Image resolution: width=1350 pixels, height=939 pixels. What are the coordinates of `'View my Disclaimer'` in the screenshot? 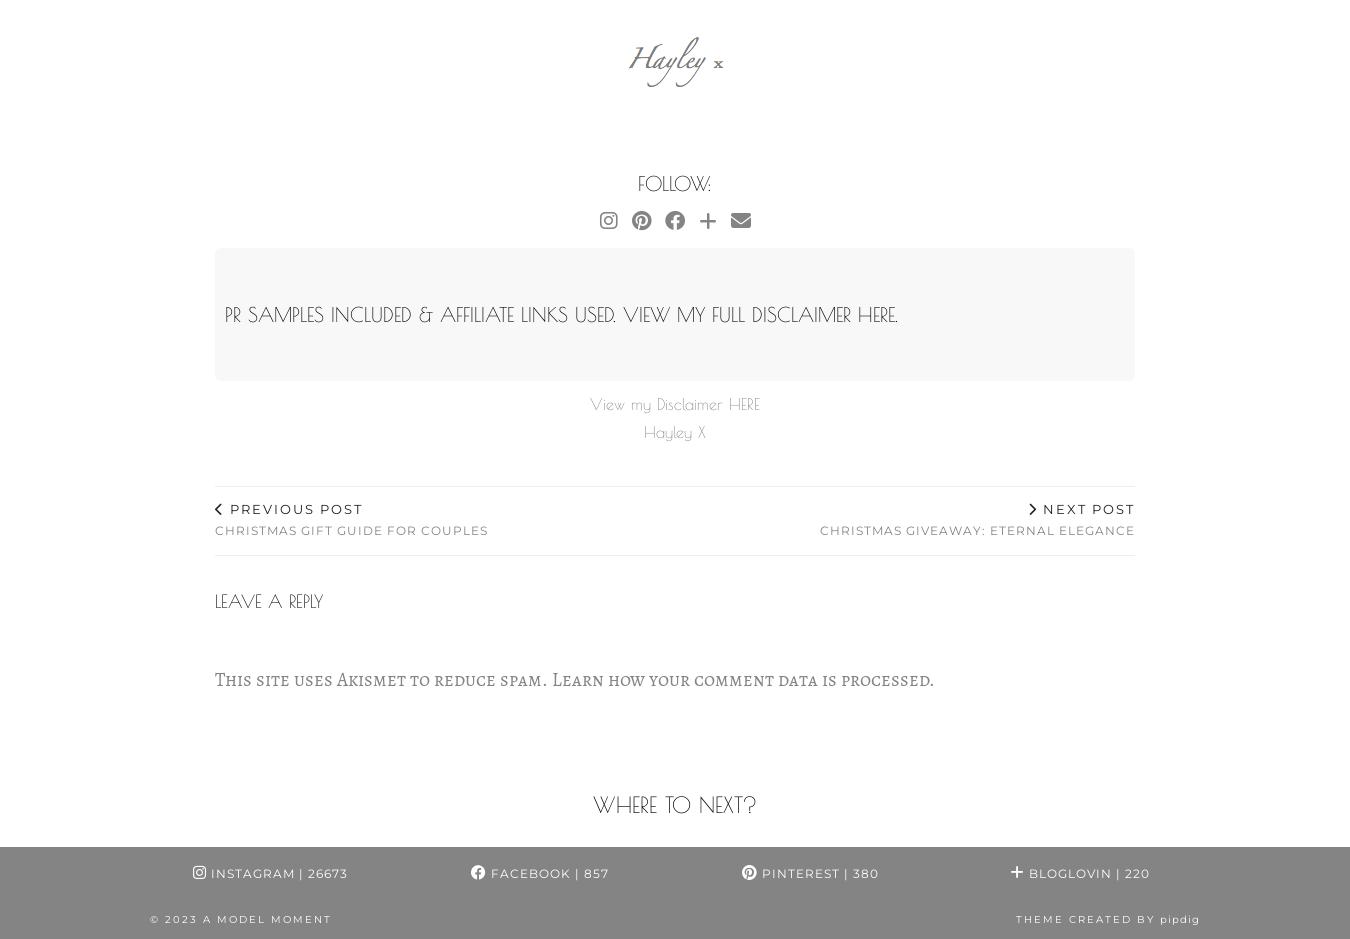 It's located at (659, 402).